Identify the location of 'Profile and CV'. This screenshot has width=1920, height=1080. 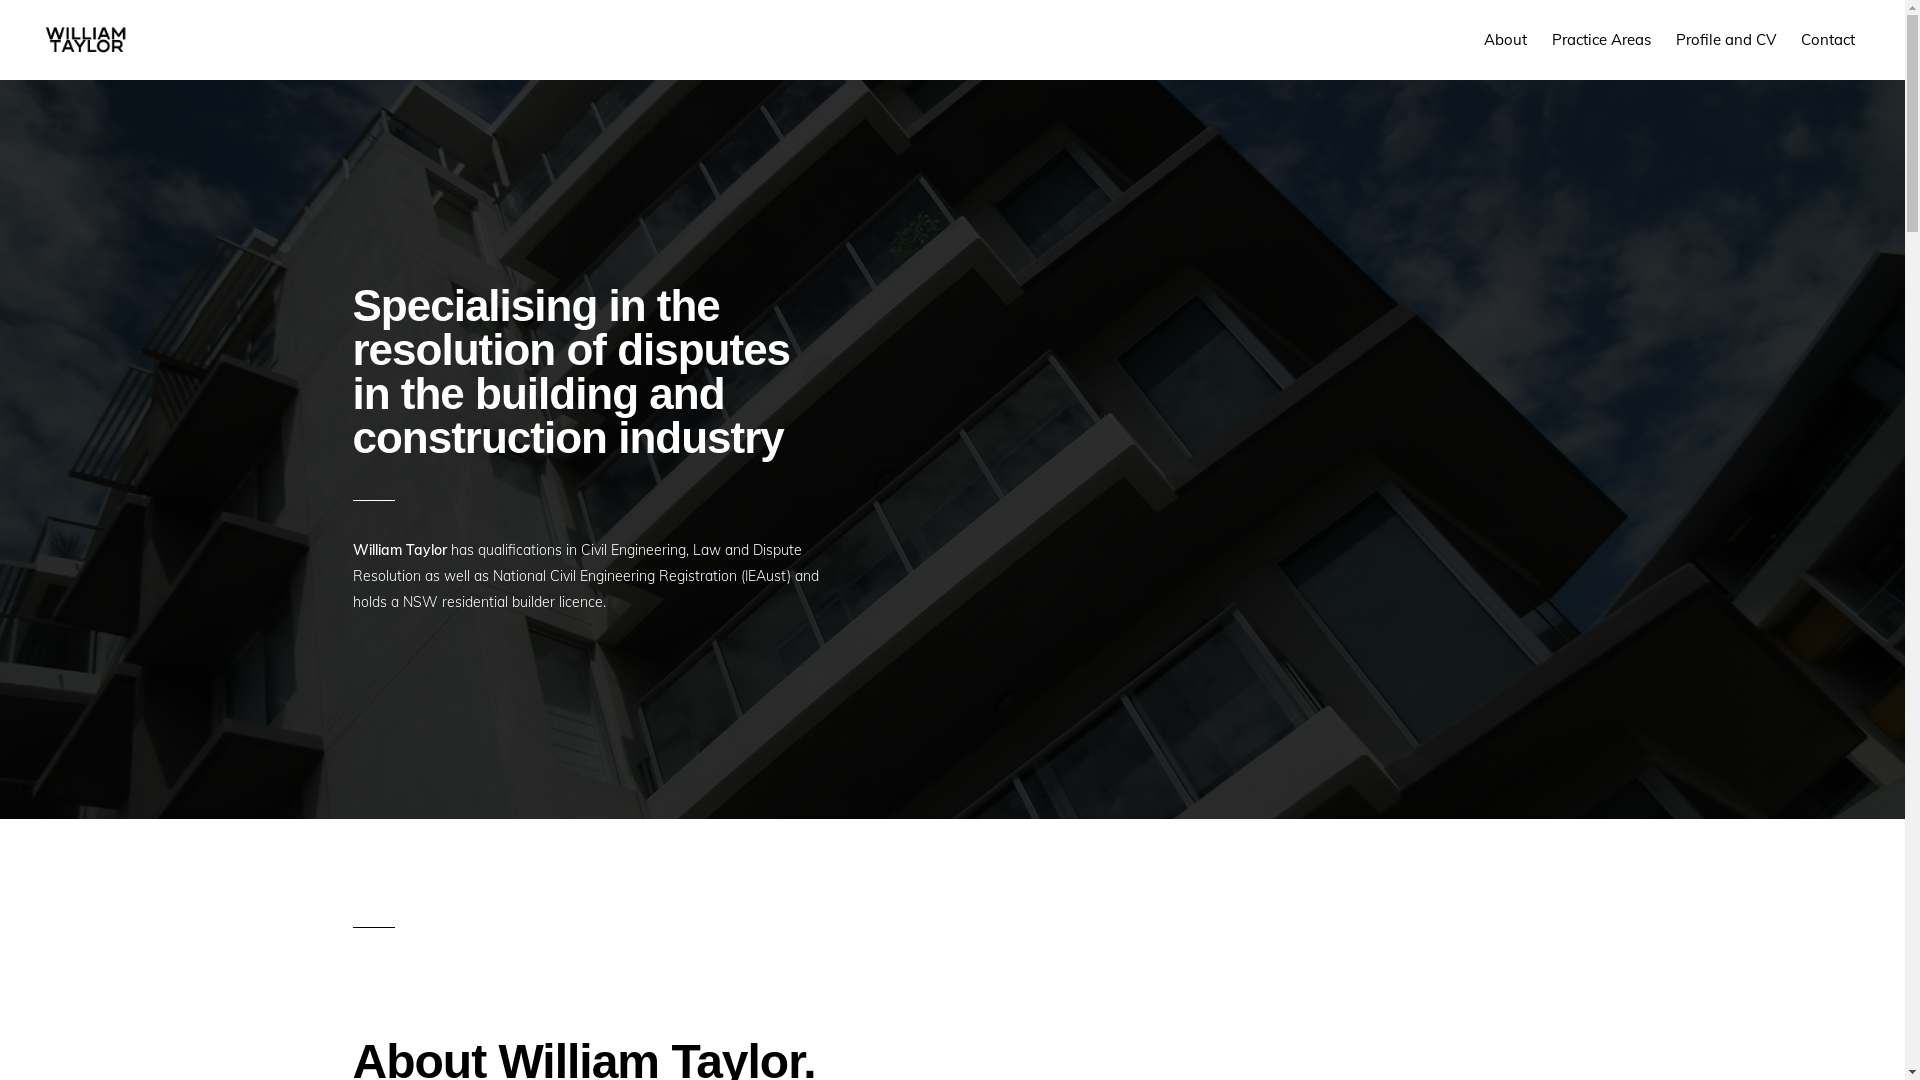
(1725, 39).